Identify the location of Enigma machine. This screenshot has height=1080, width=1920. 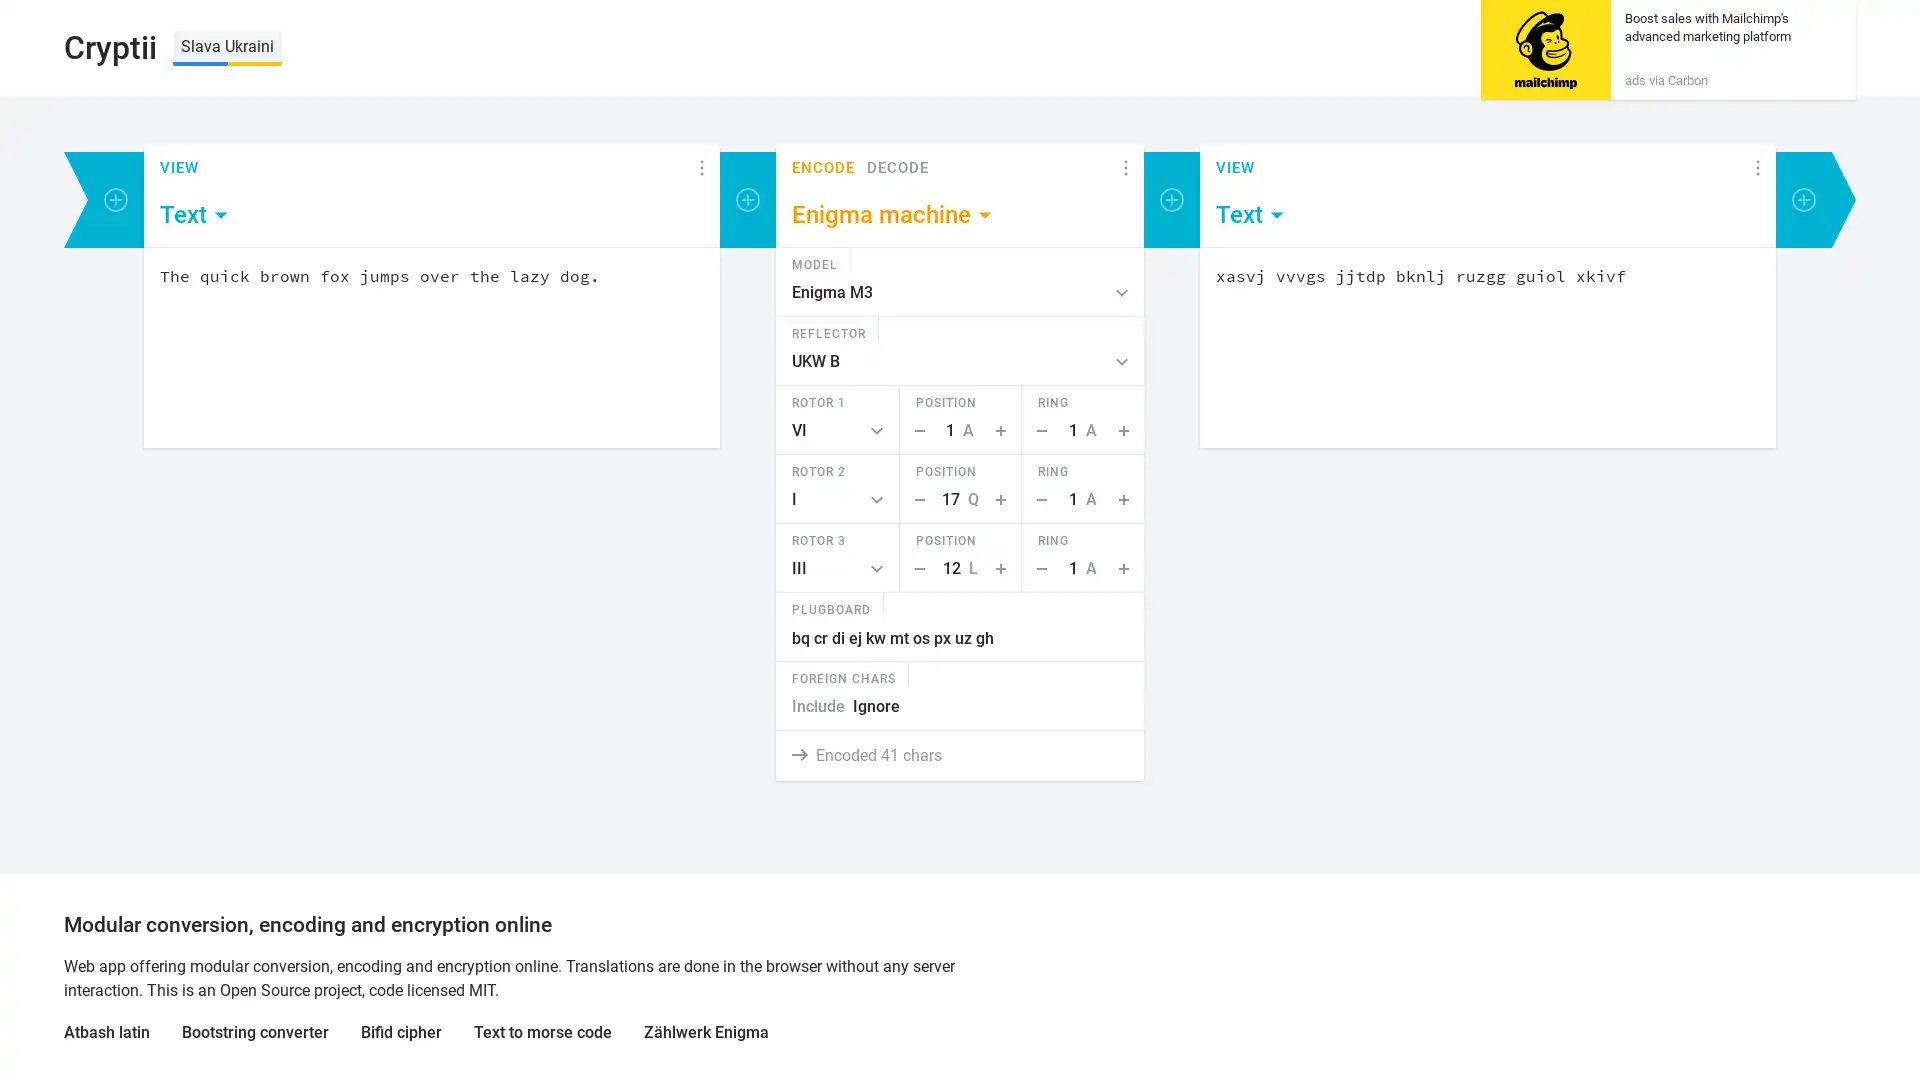
(892, 215).